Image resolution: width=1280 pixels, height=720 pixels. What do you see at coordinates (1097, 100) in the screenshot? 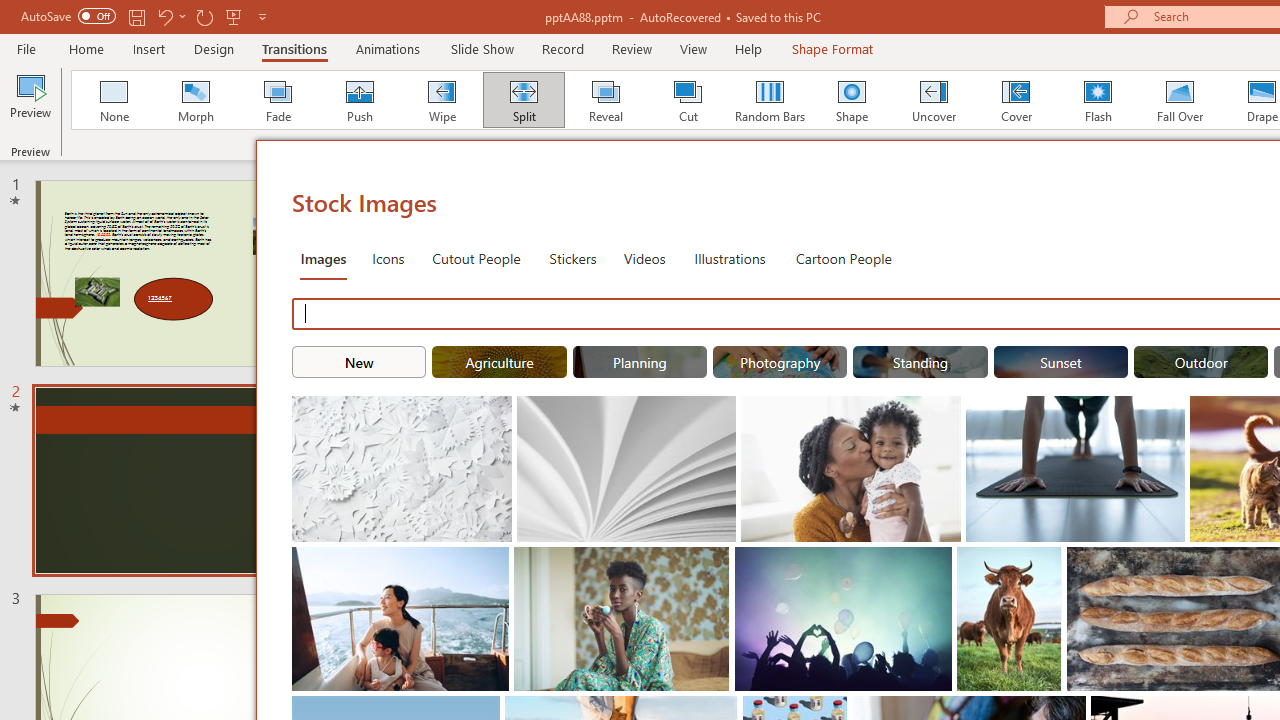
I see `'Flash'` at bounding box center [1097, 100].